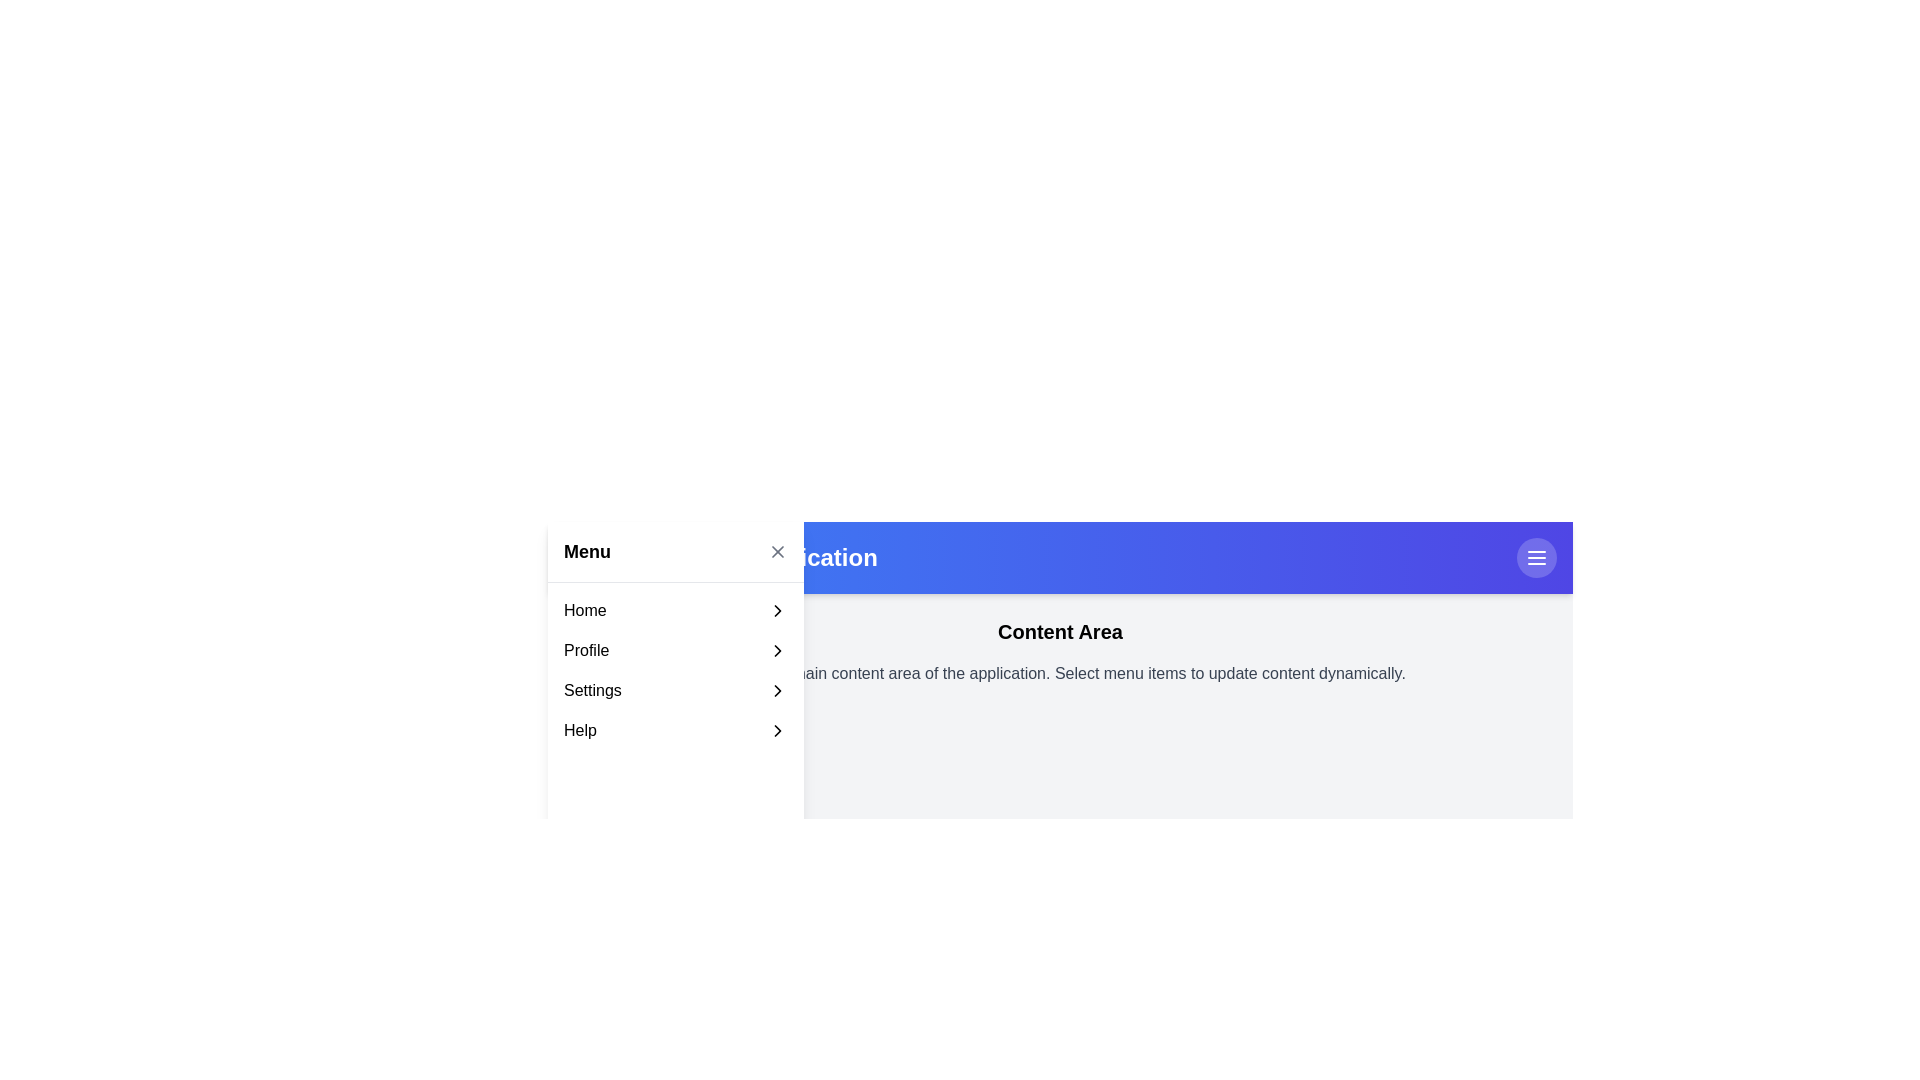 The image size is (1920, 1080). What do you see at coordinates (1535, 558) in the screenshot?
I see `the menu toggle icon button located at the top-right corner of the blue header bar` at bounding box center [1535, 558].